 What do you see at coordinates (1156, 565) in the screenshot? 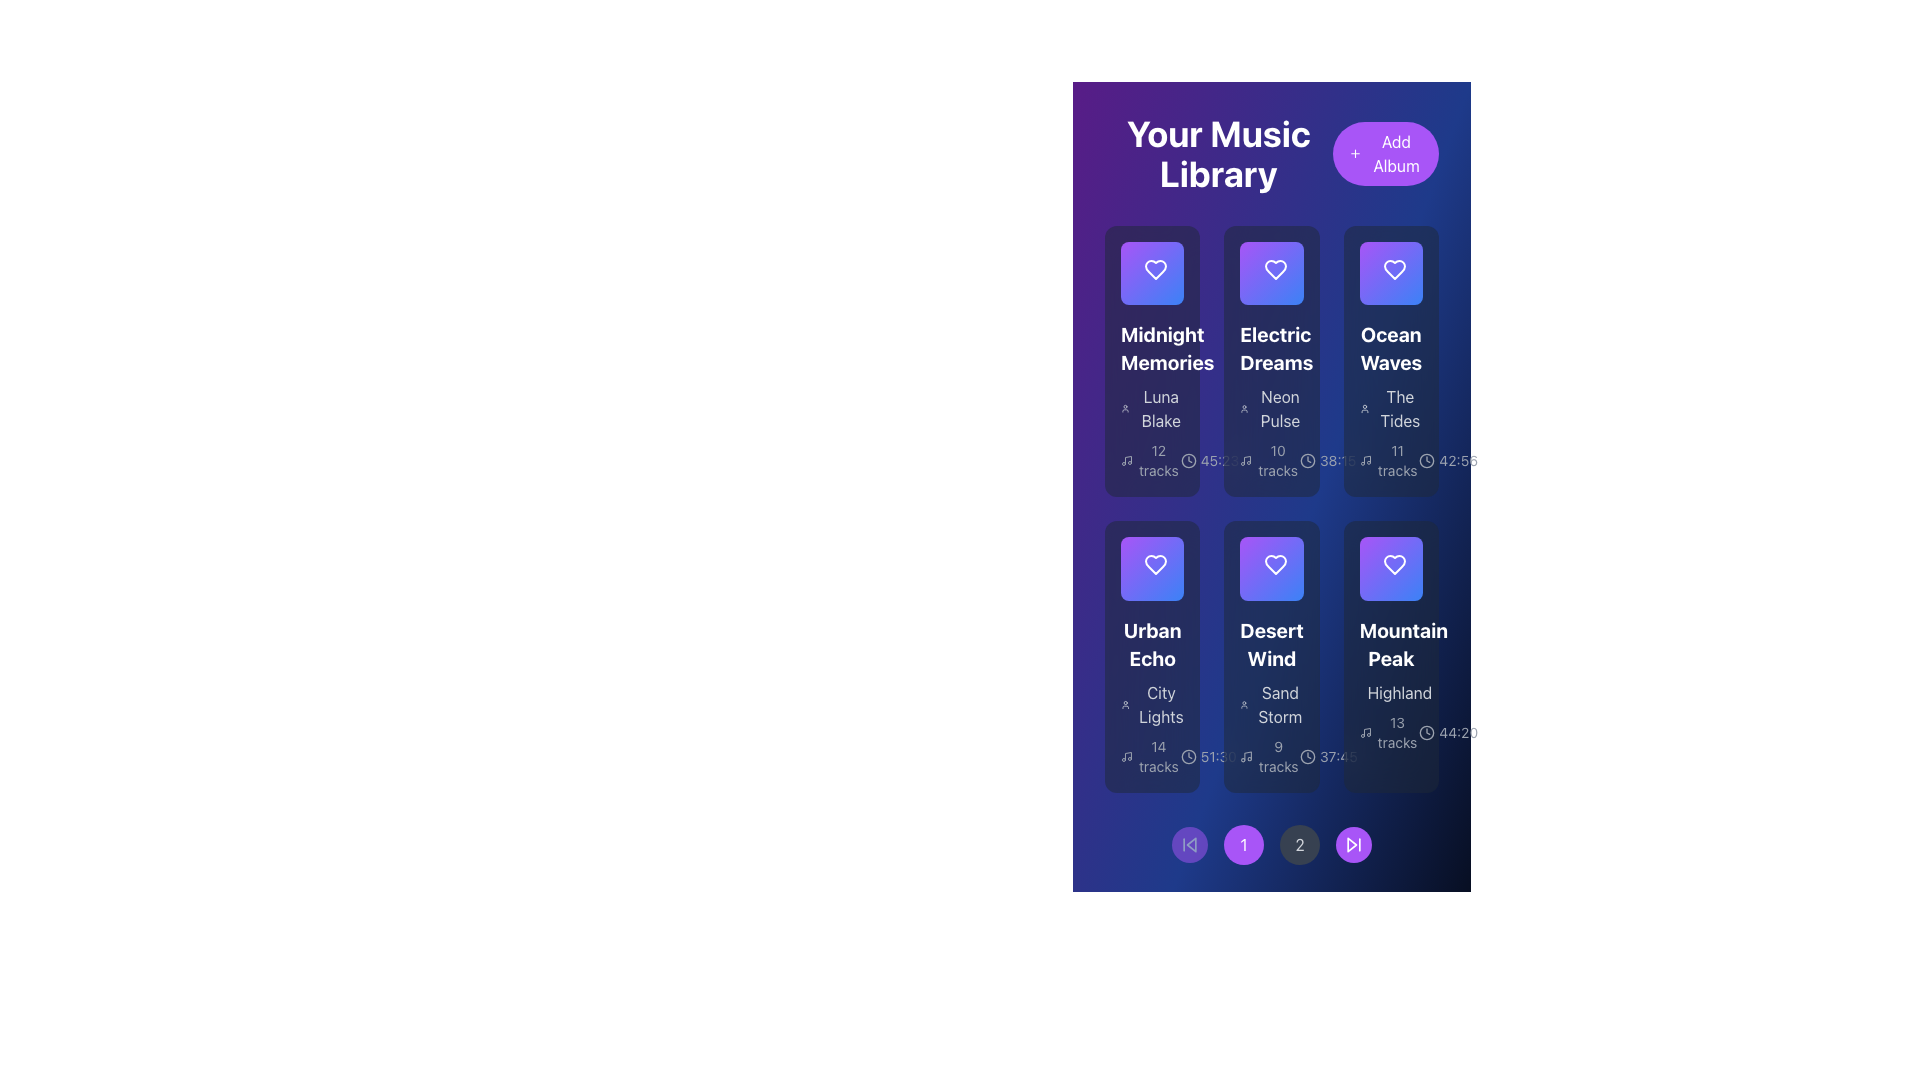
I see `the favorite/unfavorite icon located at the top-center of the 'Urban Echo' album card` at bounding box center [1156, 565].